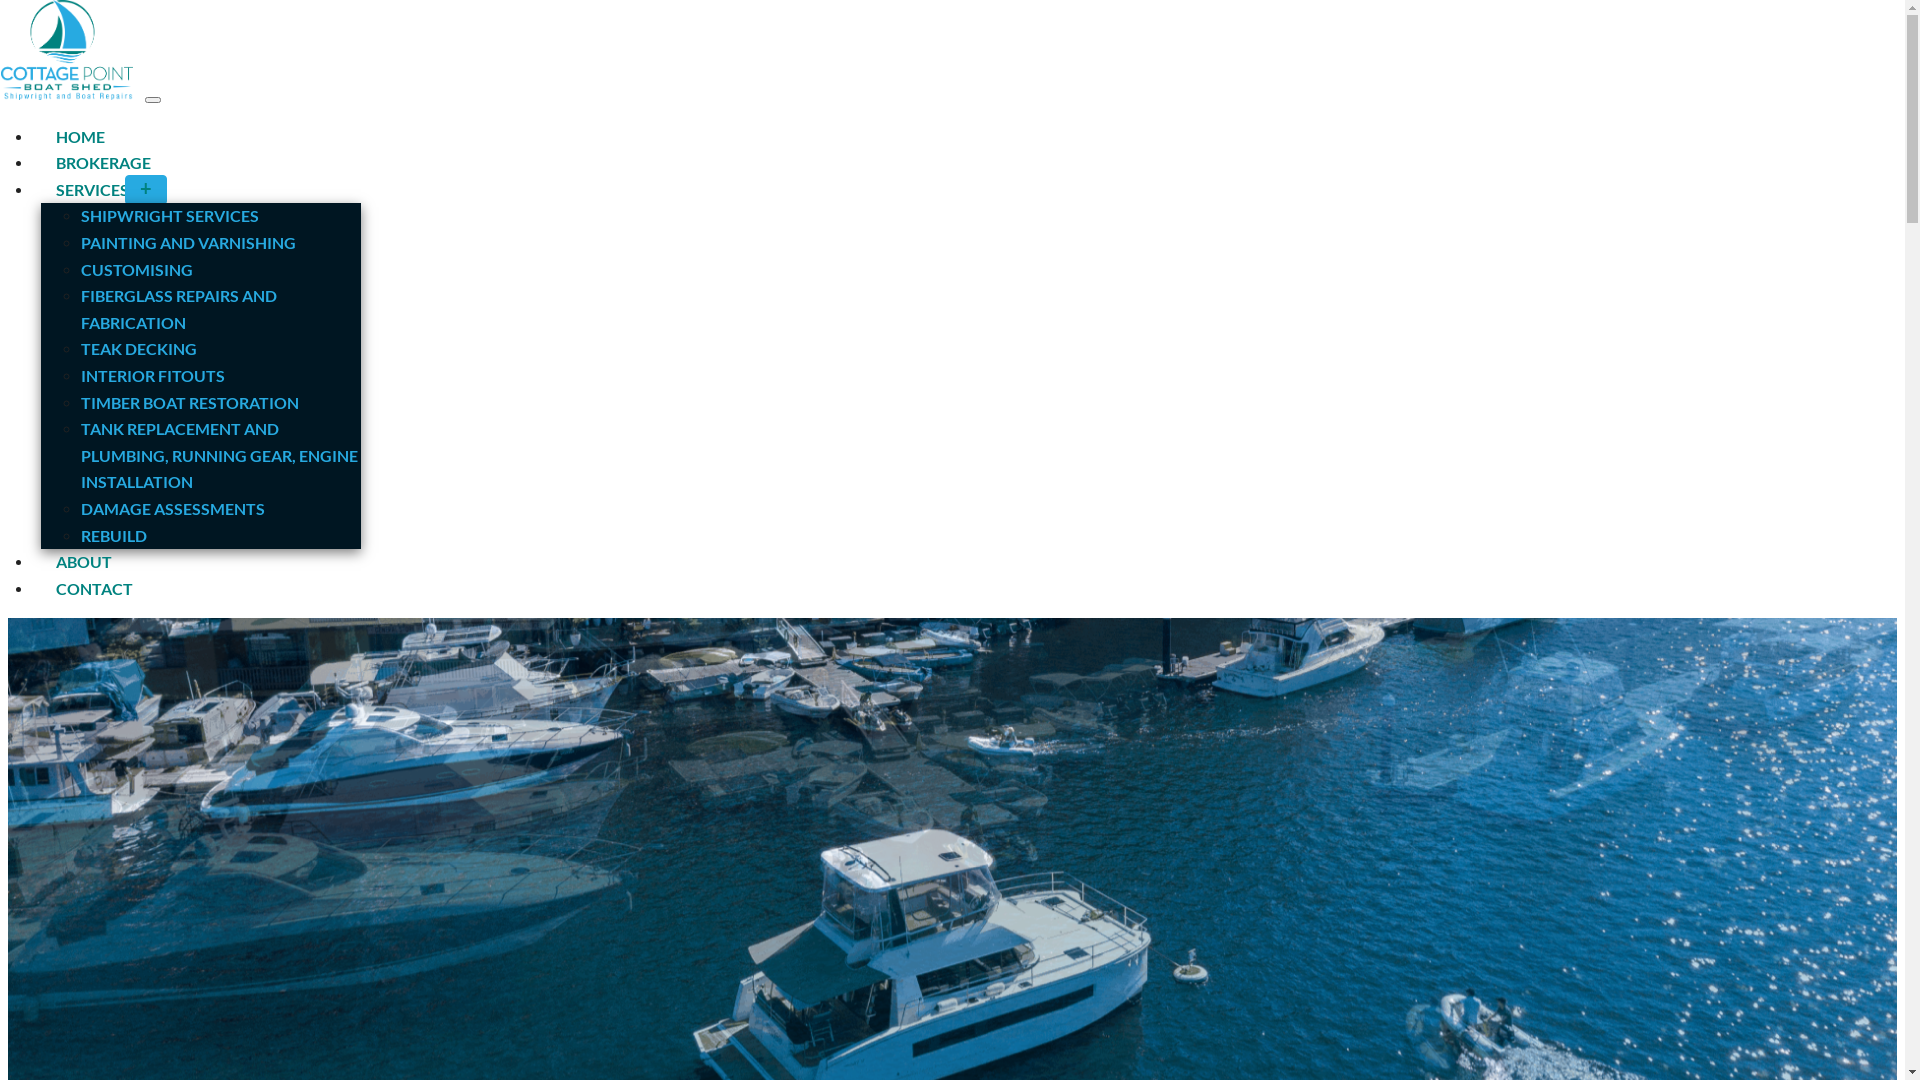 Image resolution: width=1920 pixels, height=1080 pixels. I want to click on 'CUSTOMISING', so click(80, 268).